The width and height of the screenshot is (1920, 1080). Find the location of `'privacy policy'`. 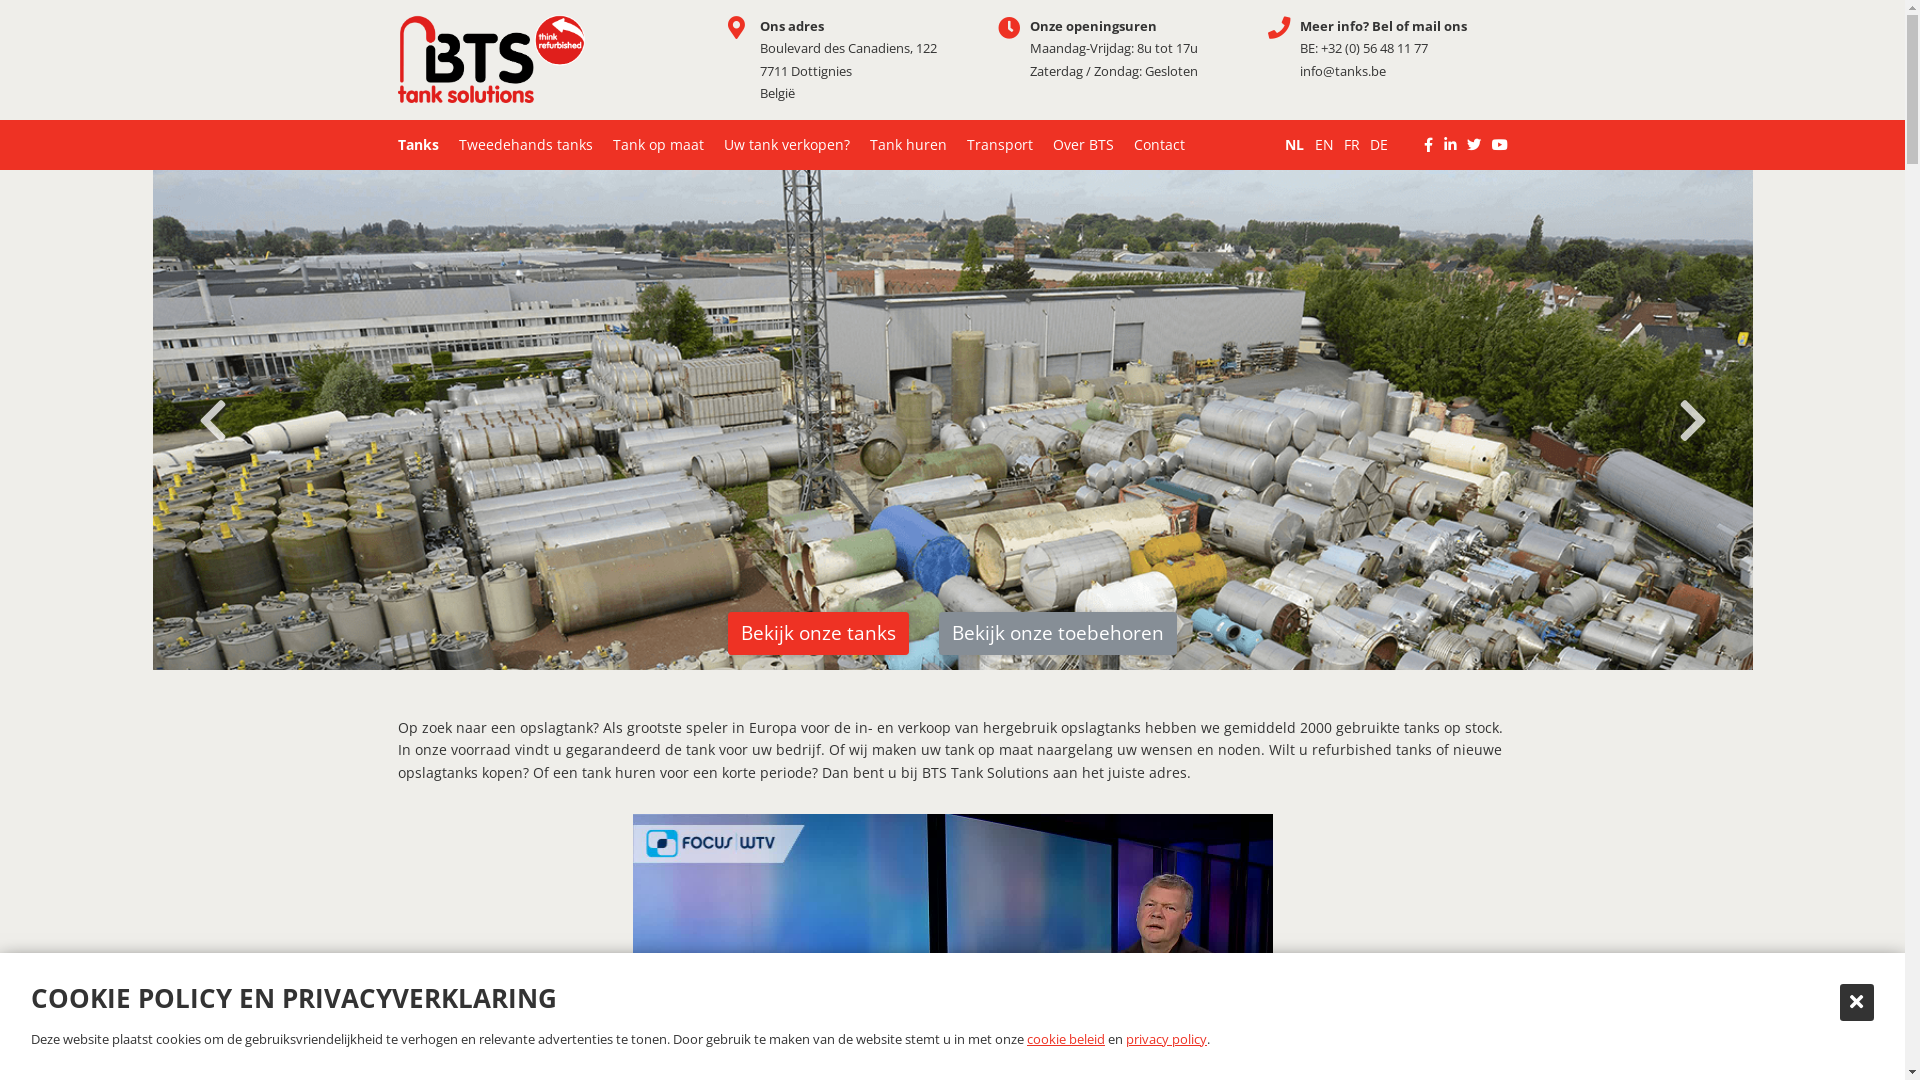

'privacy policy' is located at coordinates (1126, 1037).